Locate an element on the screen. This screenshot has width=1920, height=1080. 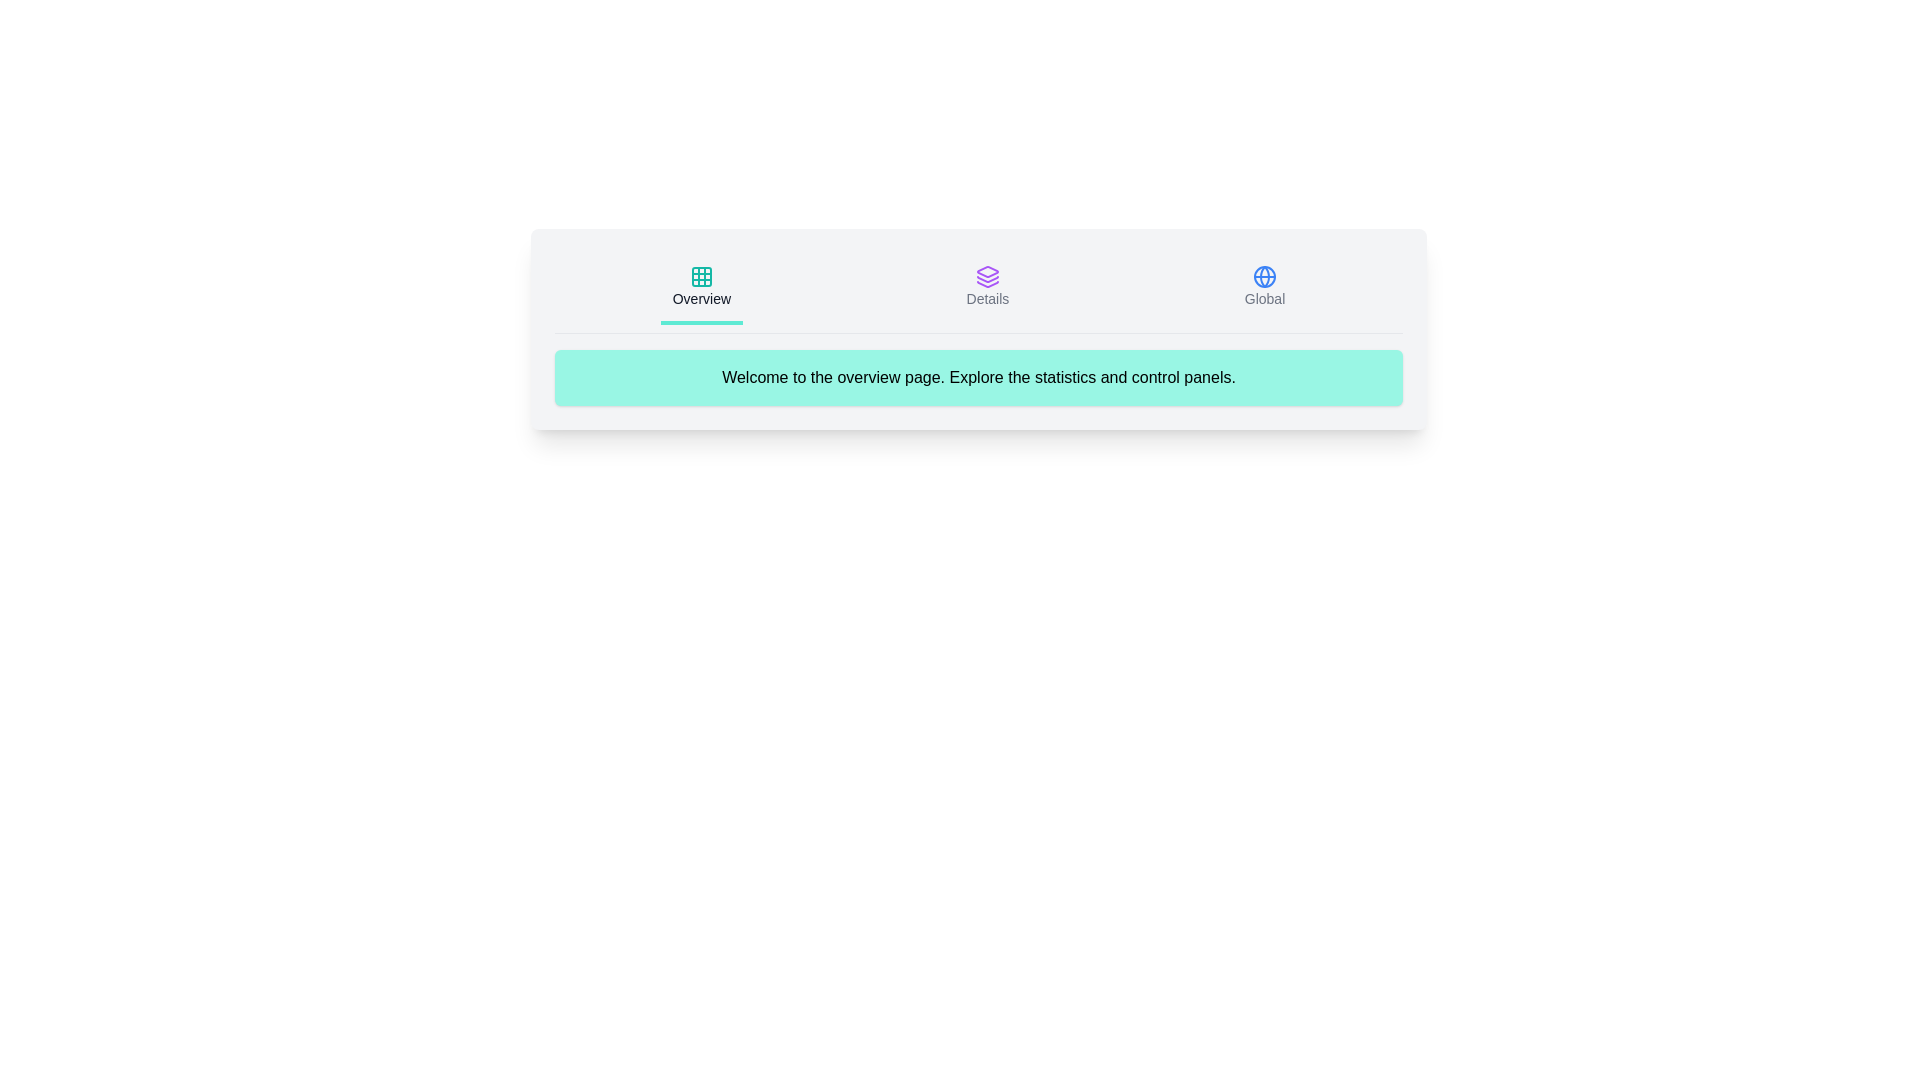
the Global tab to view its content is located at coordinates (1264, 289).